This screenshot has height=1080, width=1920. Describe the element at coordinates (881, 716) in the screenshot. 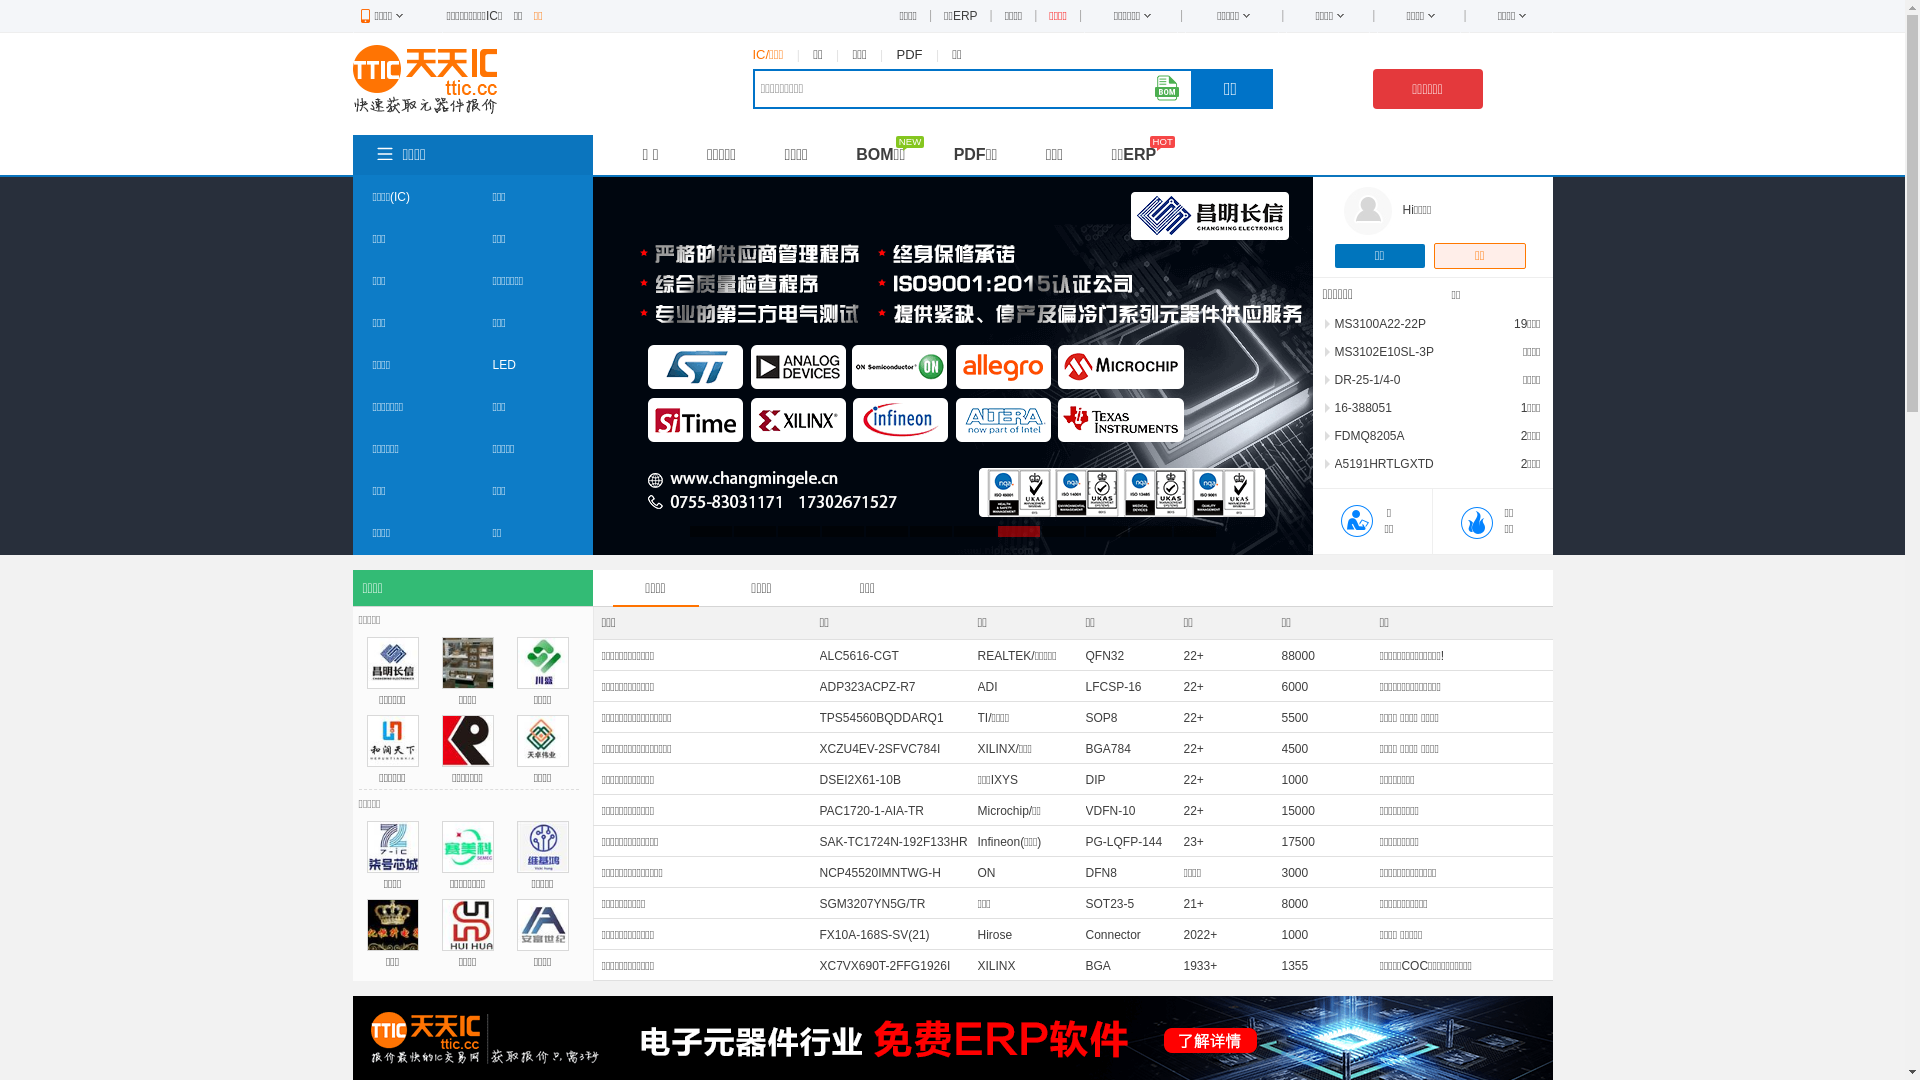

I see `'TPS54560BQDDARQ1'` at that location.